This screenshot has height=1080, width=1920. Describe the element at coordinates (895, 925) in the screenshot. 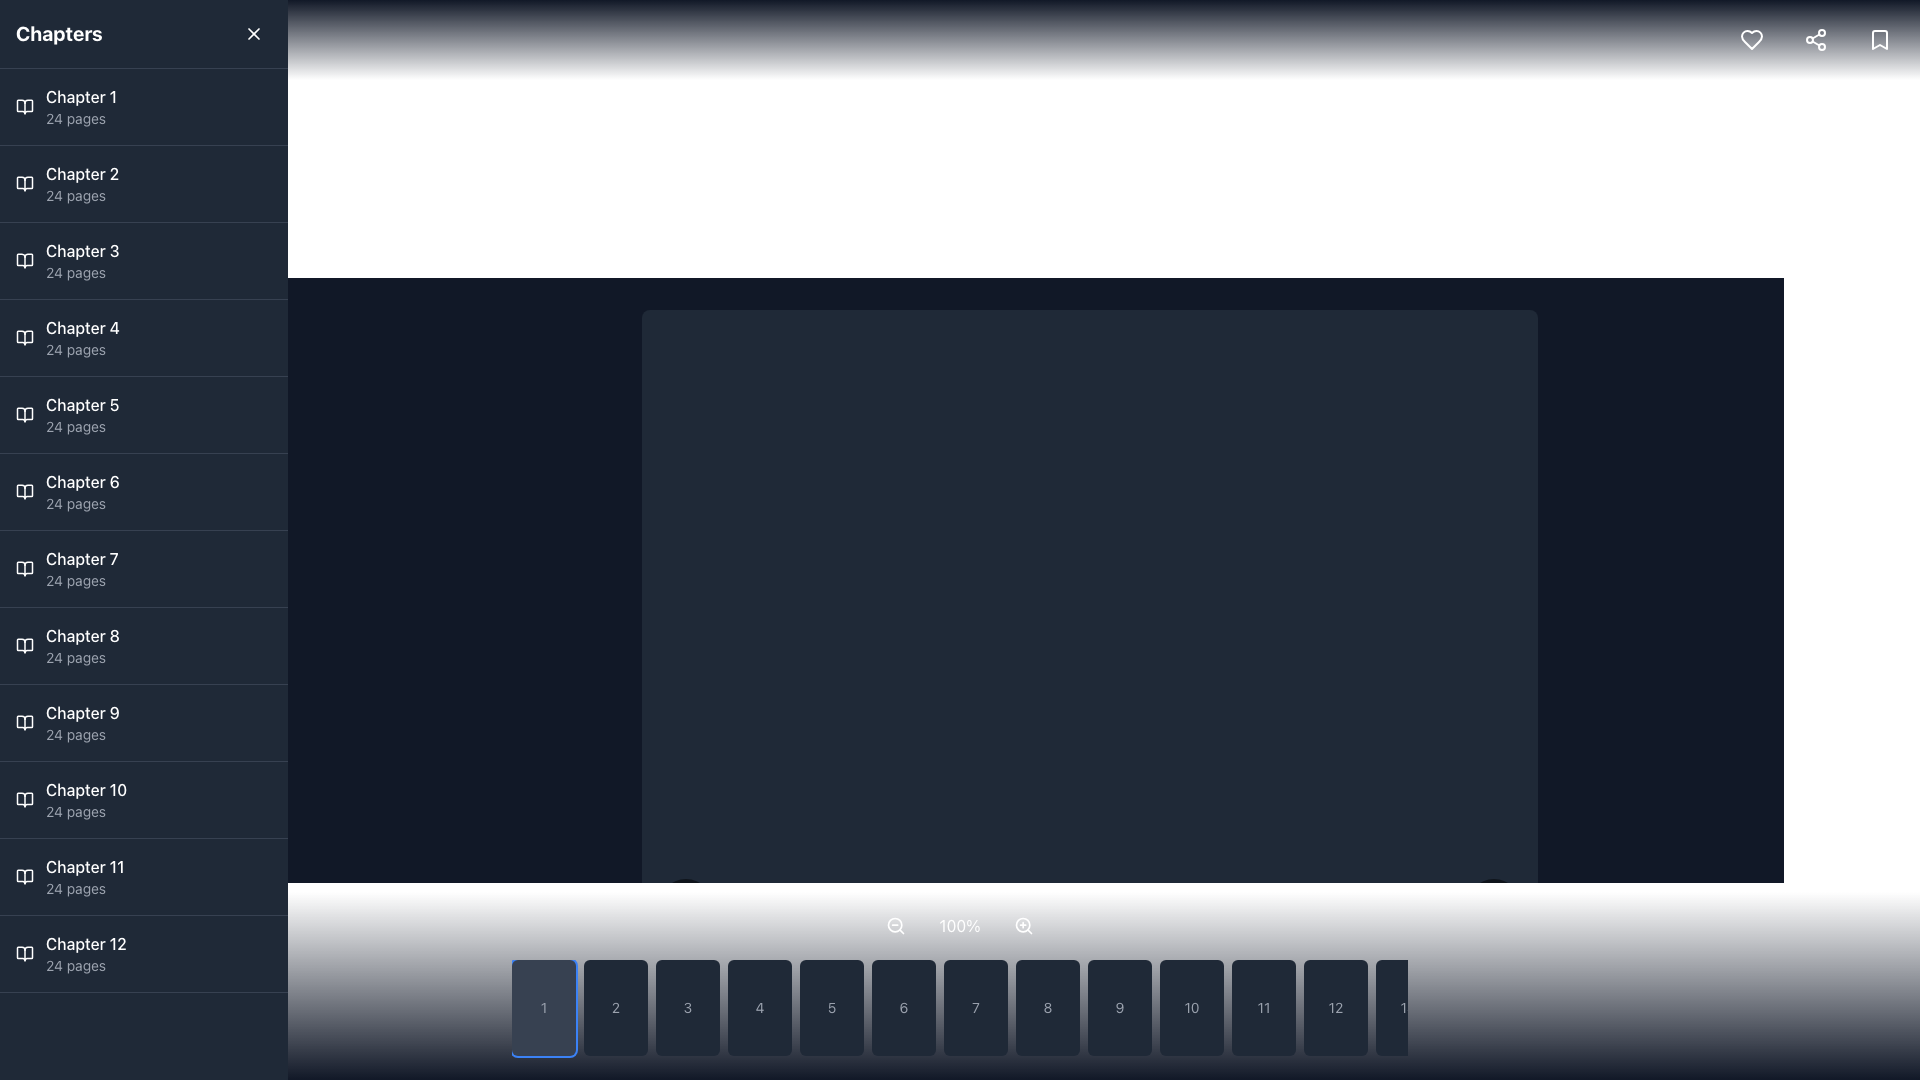

I see `the magnifying glass icon with a minus sign, which represents the 'zoom out' function` at that location.